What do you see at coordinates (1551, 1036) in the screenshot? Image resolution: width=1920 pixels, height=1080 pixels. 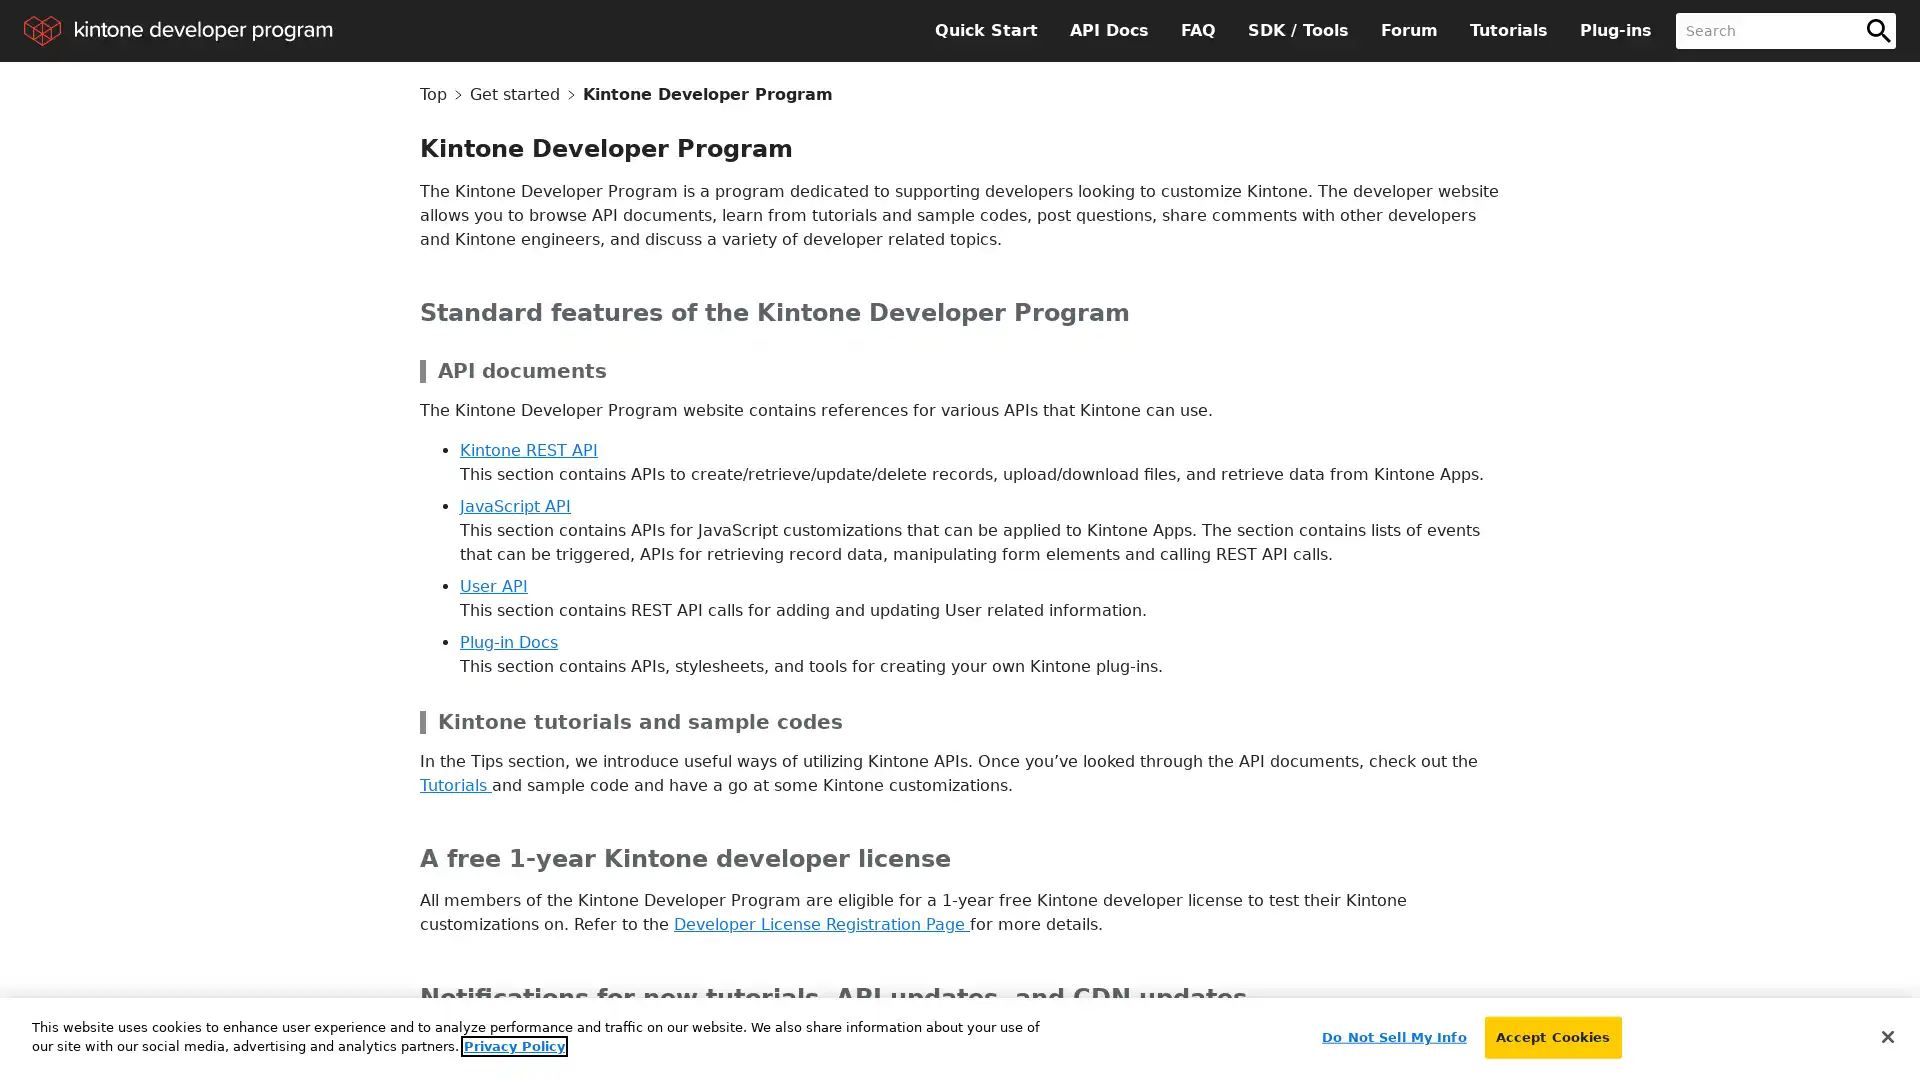 I see `Accept Cookies` at bounding box center [1551, 1036].